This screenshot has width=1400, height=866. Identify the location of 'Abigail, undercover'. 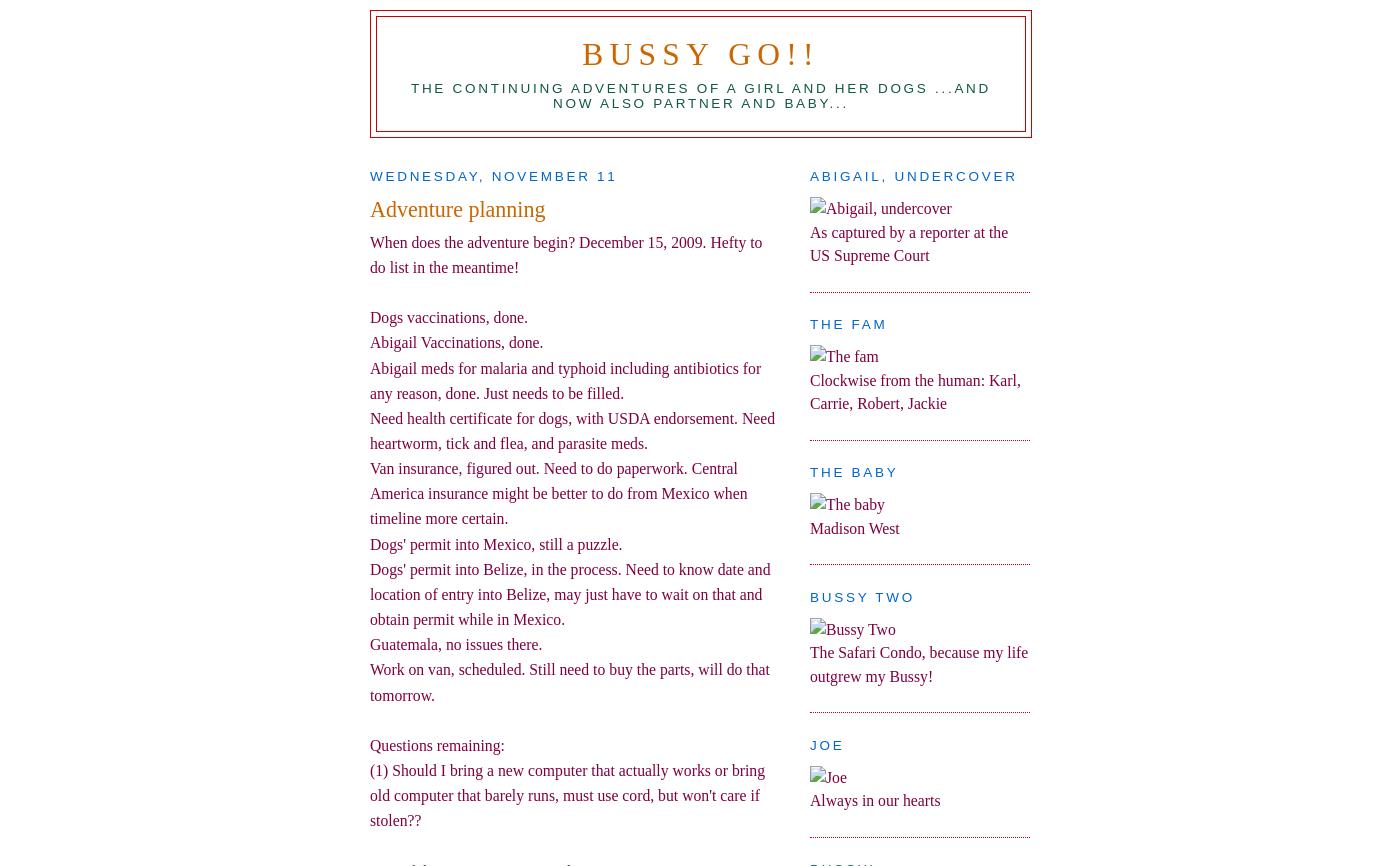
(913, 176).